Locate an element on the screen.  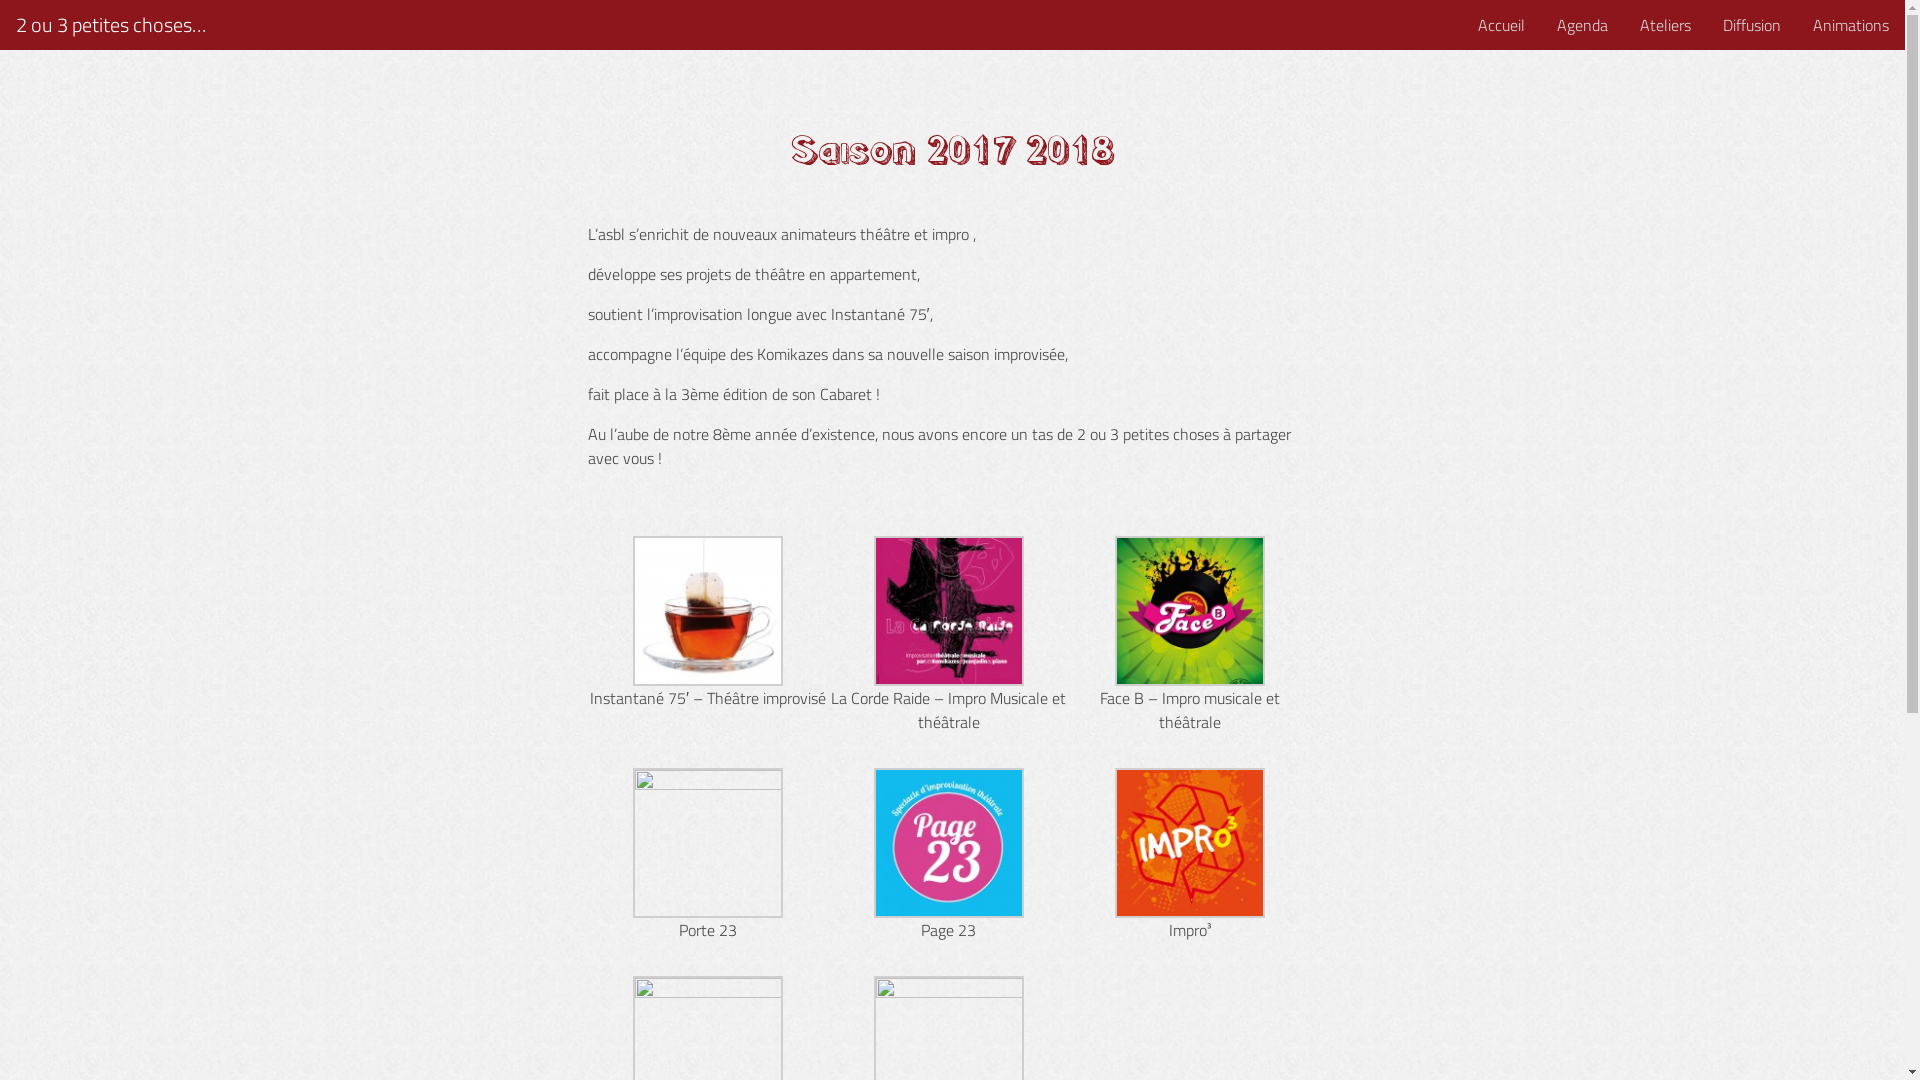
'Animations' is located at coordinates (1796, 24).